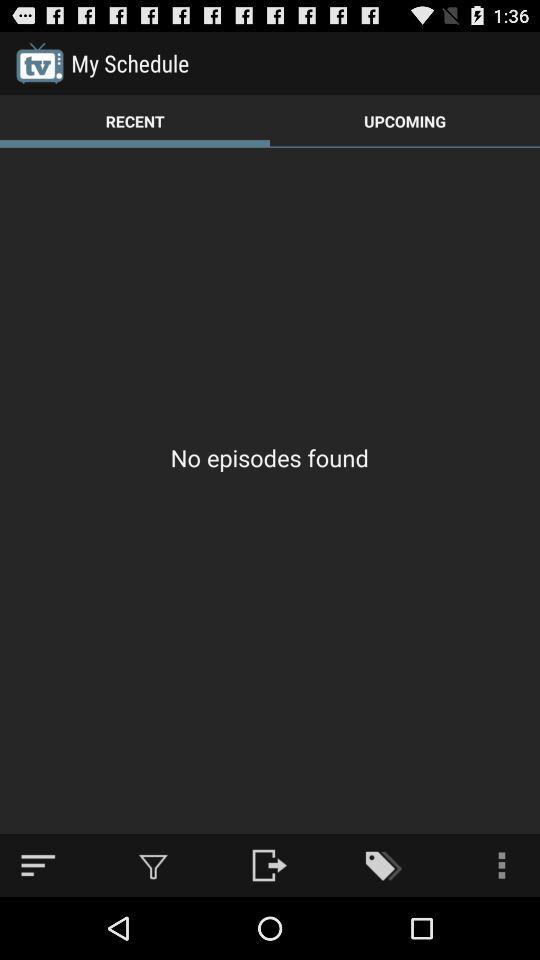 The image size is (540, 960). Describe the element at coordinates (135, 120) in the screenshot. I see `the item to the left of the upcoming` at that location.